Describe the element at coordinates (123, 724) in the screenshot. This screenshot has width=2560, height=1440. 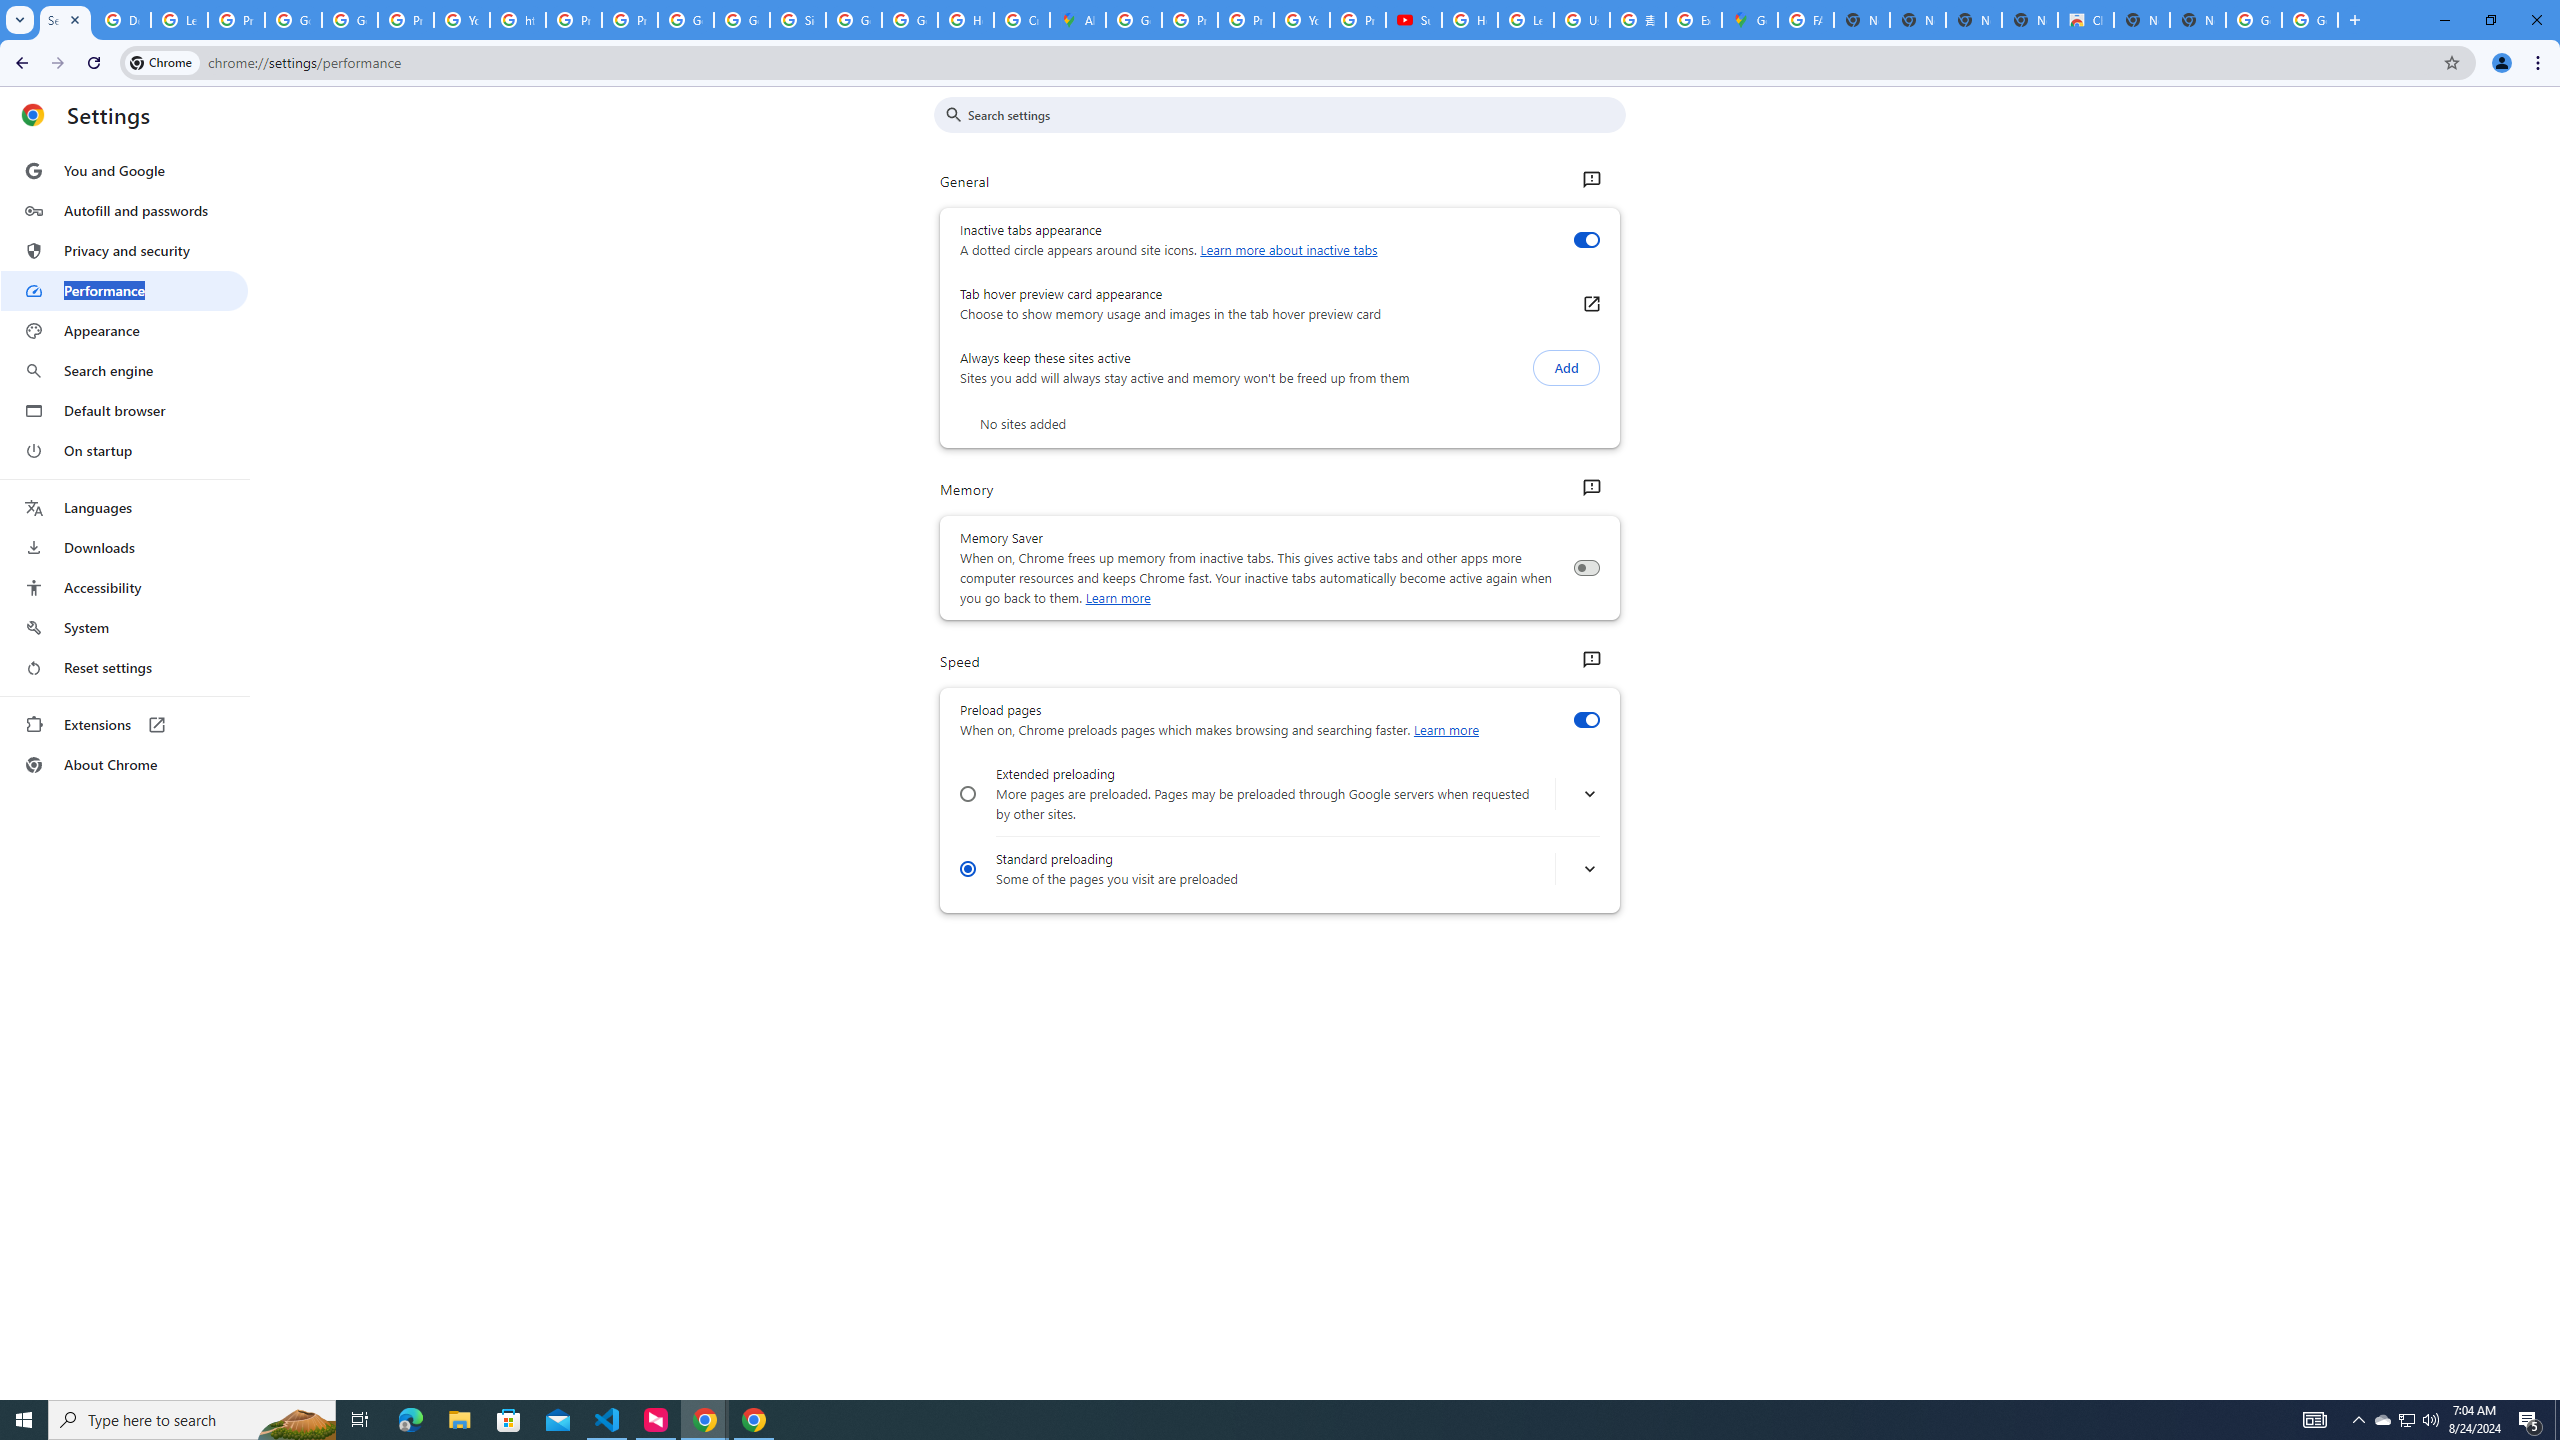
I see `'Extensions'` at that location.